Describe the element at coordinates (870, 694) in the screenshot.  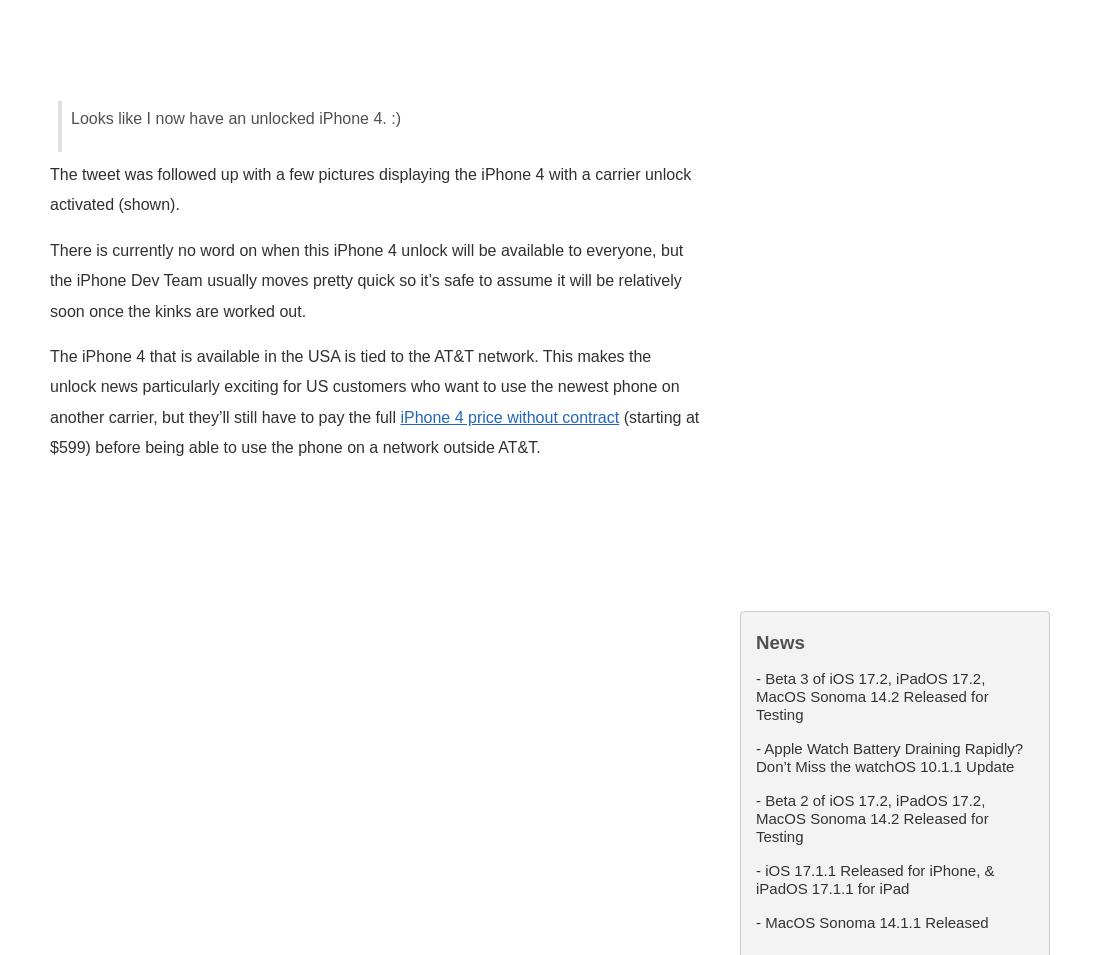
I see `'Beta 3 of iOS 17.2, iPadOS 17.2, MacOS Sonoma 14.2 Released for Testing'` at that location.